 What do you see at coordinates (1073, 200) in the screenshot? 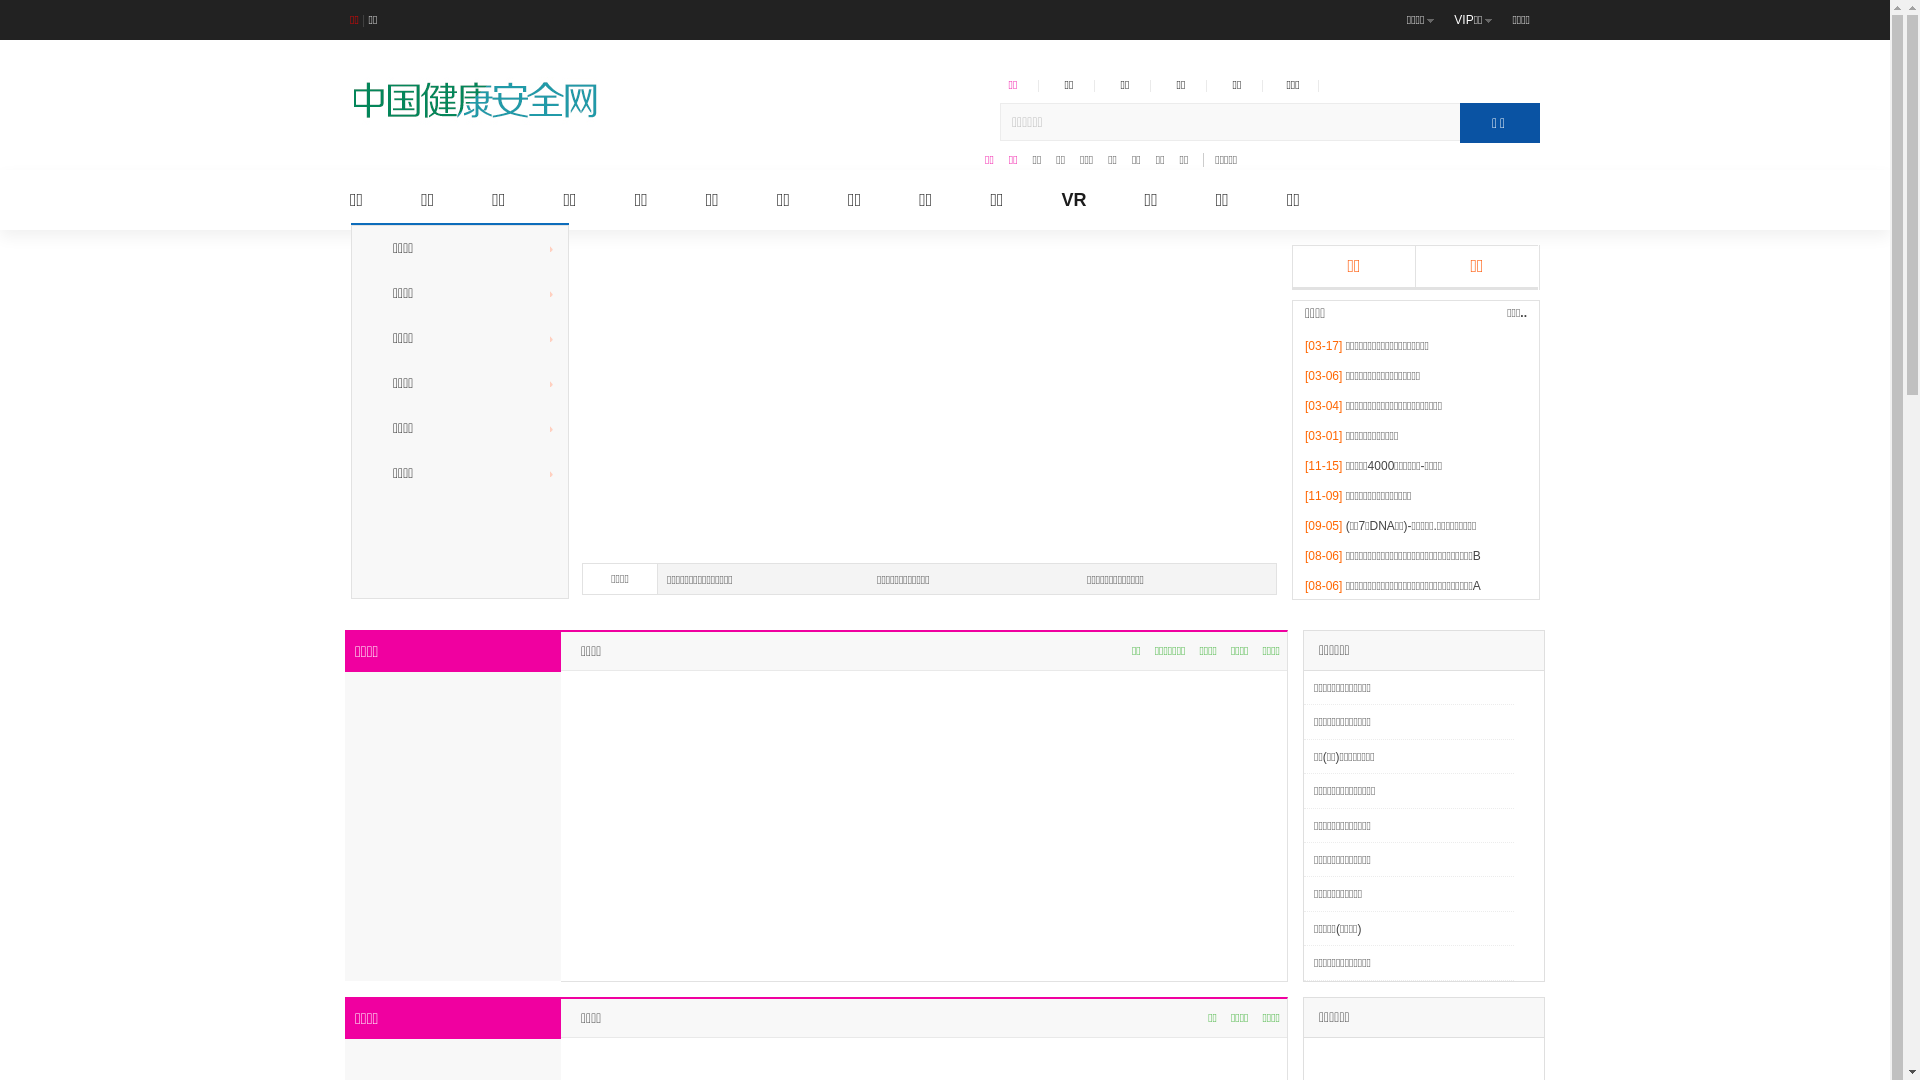
I see `'VR'` at bounding box center [1073, 200].